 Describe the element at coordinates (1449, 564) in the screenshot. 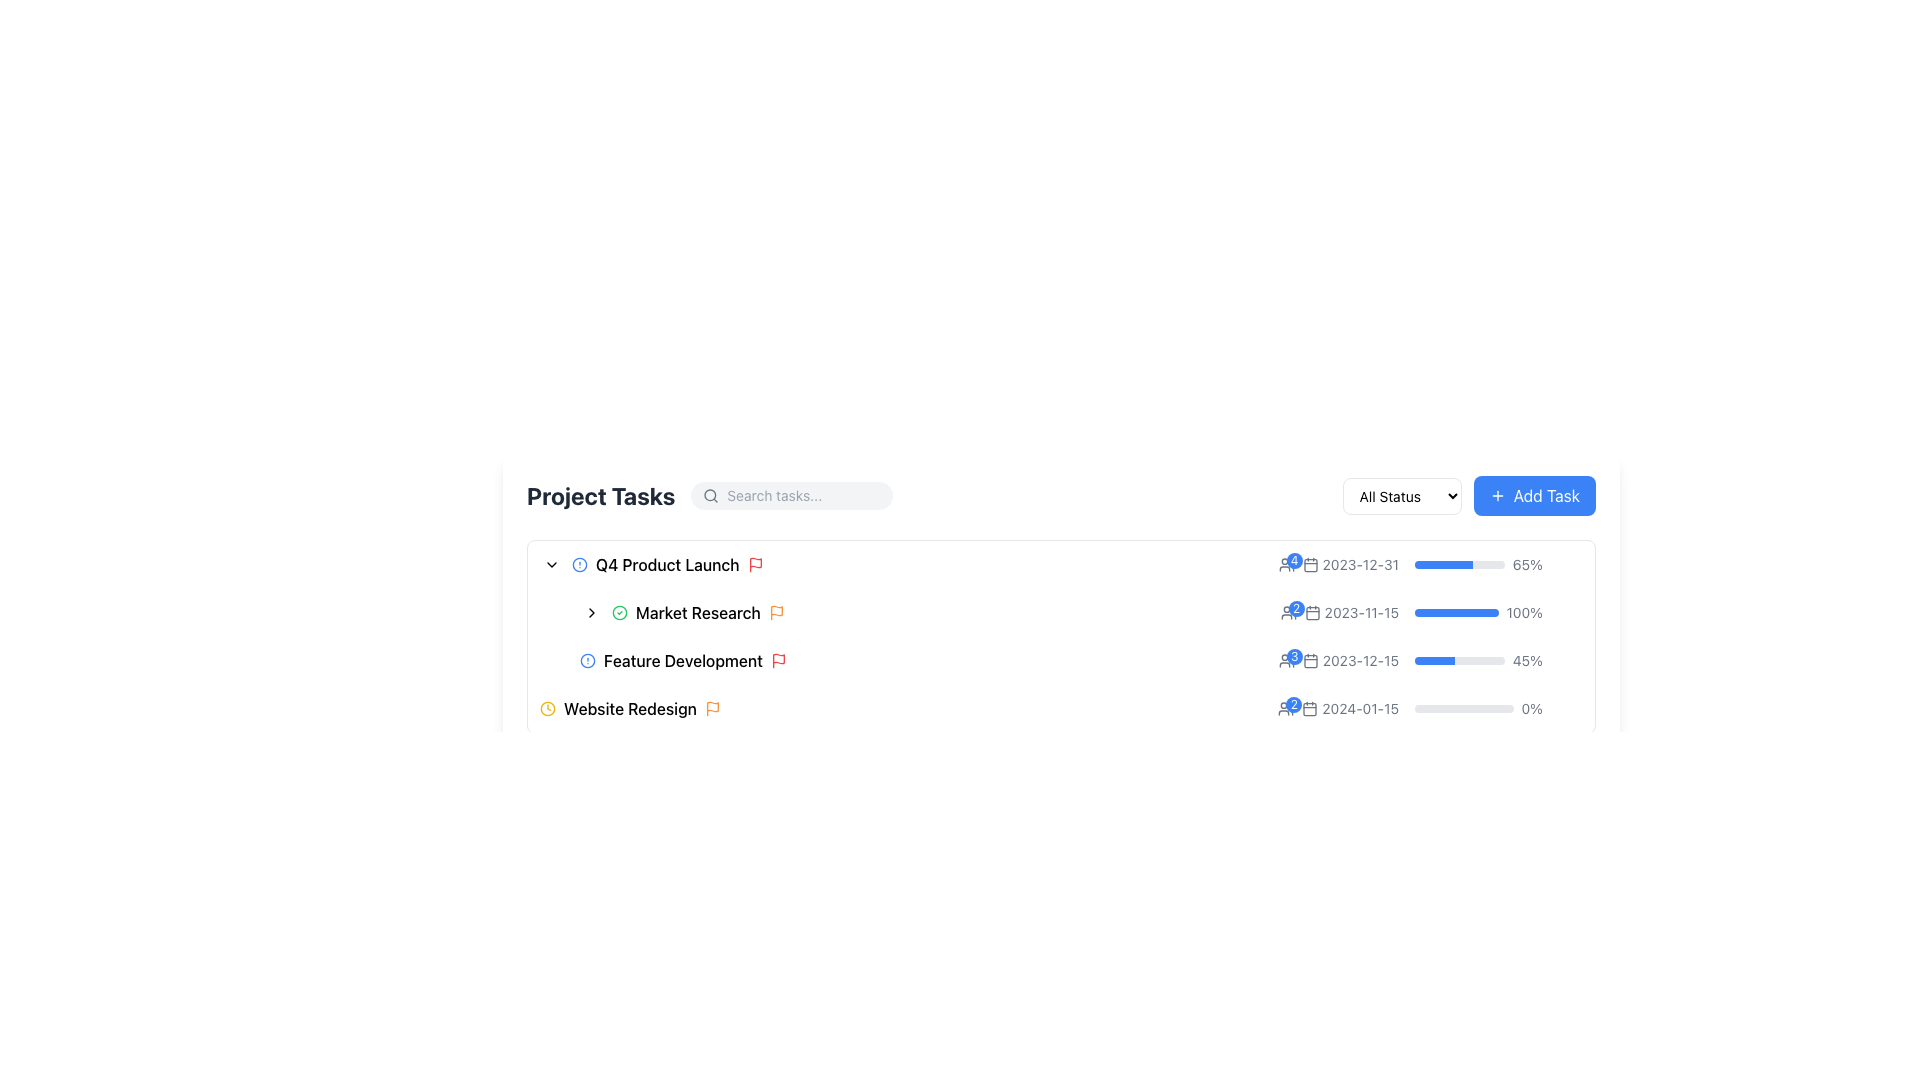

I see `task completion` at that location.